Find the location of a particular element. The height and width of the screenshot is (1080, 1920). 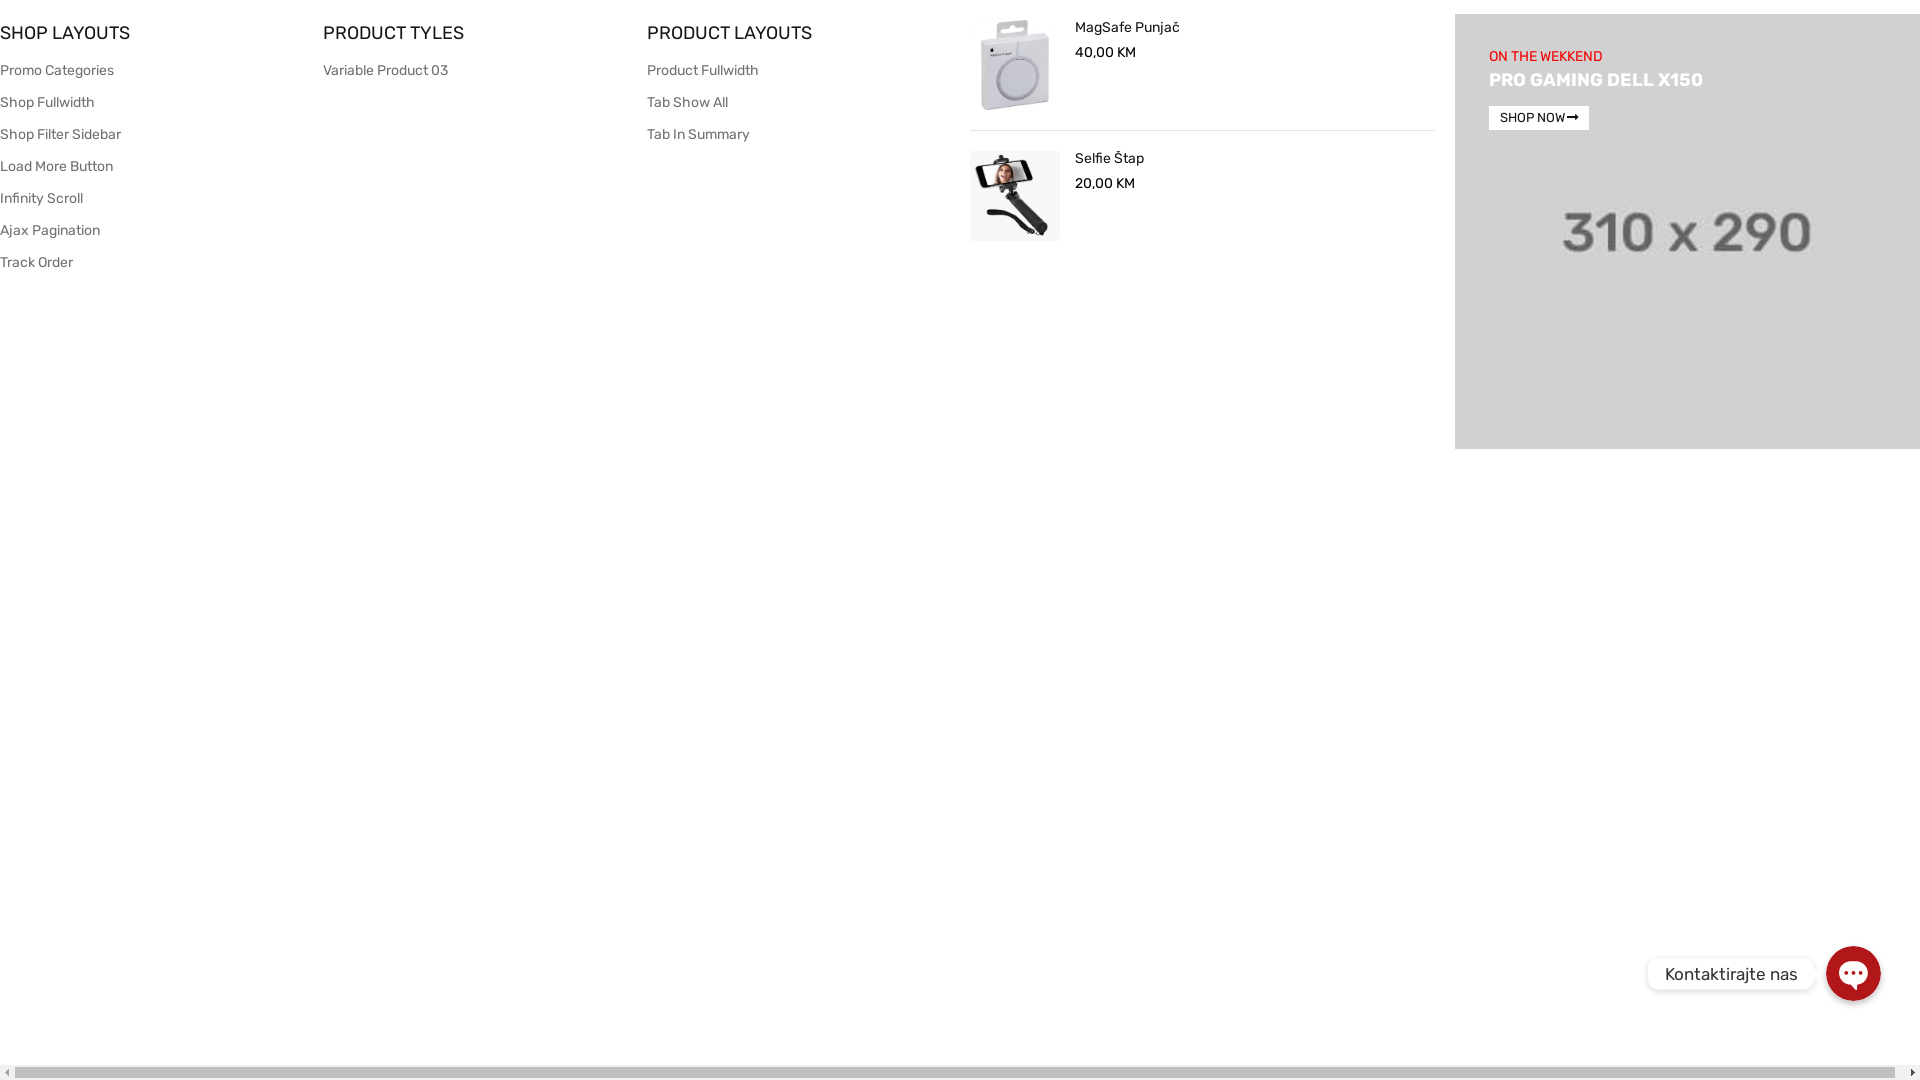

'Variable Product 03' is located at coordinates (385, 69).